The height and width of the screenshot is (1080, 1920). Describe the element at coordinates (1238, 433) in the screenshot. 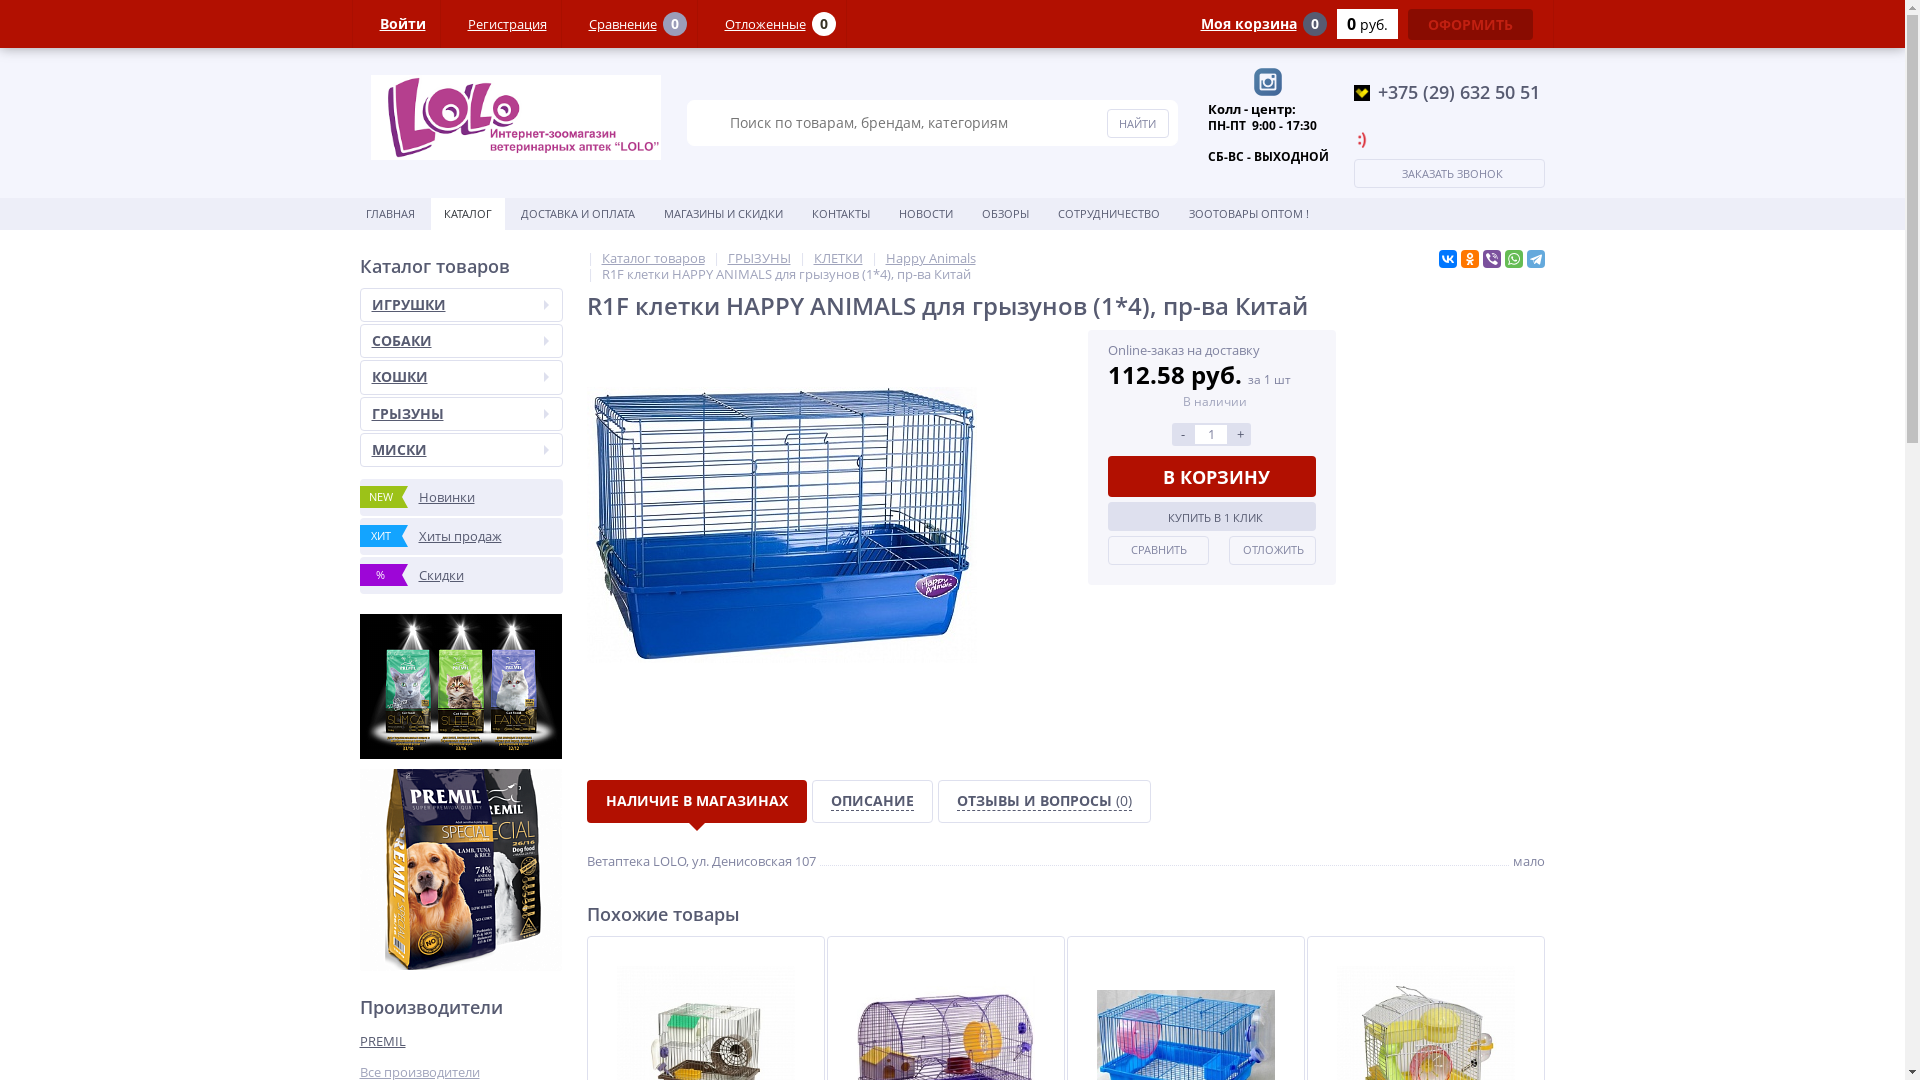

I see `'+'` at that location.